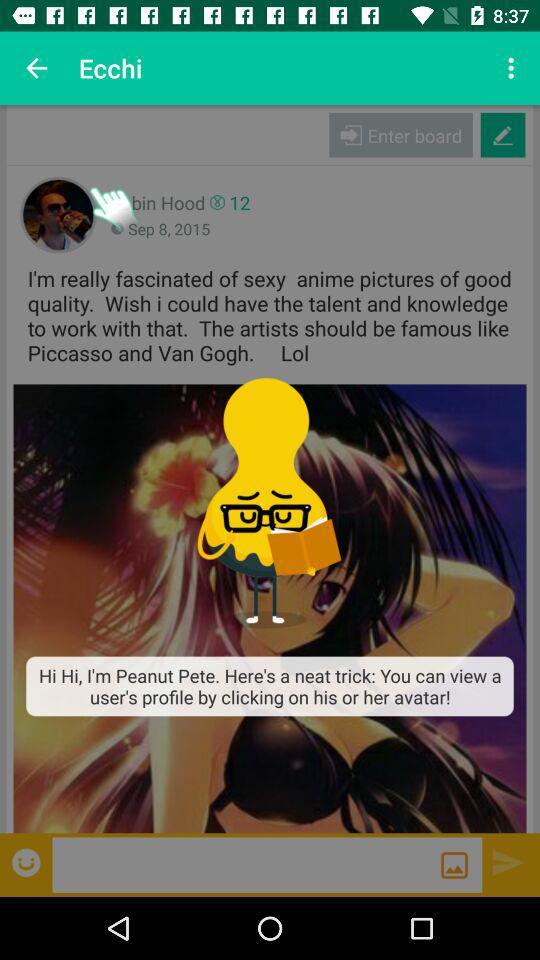  What do you see at coordinates (36, 68) in the screenshot?
I see `app next to the ecchi  item` at bounding box center [36, 68].